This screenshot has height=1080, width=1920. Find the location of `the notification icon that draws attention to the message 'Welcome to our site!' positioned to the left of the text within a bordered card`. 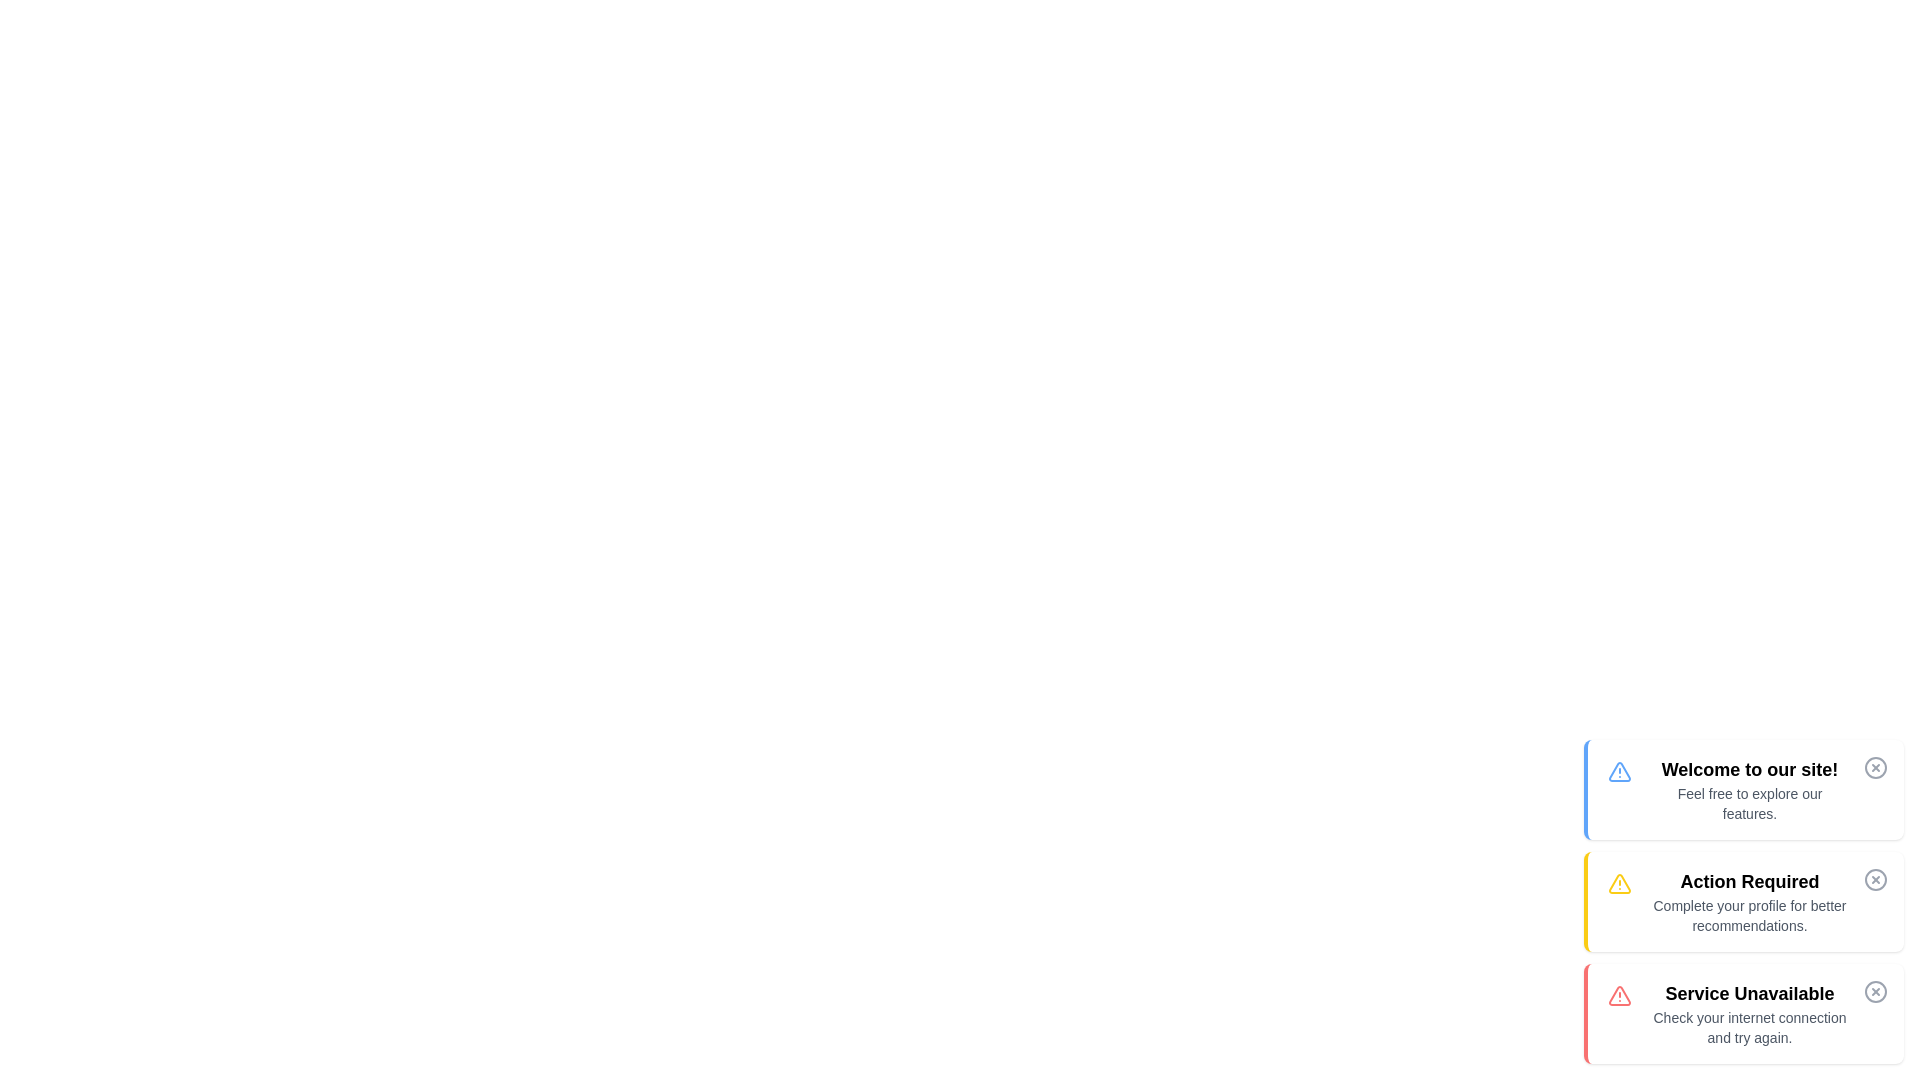

the notification icon that draws attention to the message 'Welcome to our site!' positioned to the left of the text within a bordered card is located at coordinates (1620, 770).